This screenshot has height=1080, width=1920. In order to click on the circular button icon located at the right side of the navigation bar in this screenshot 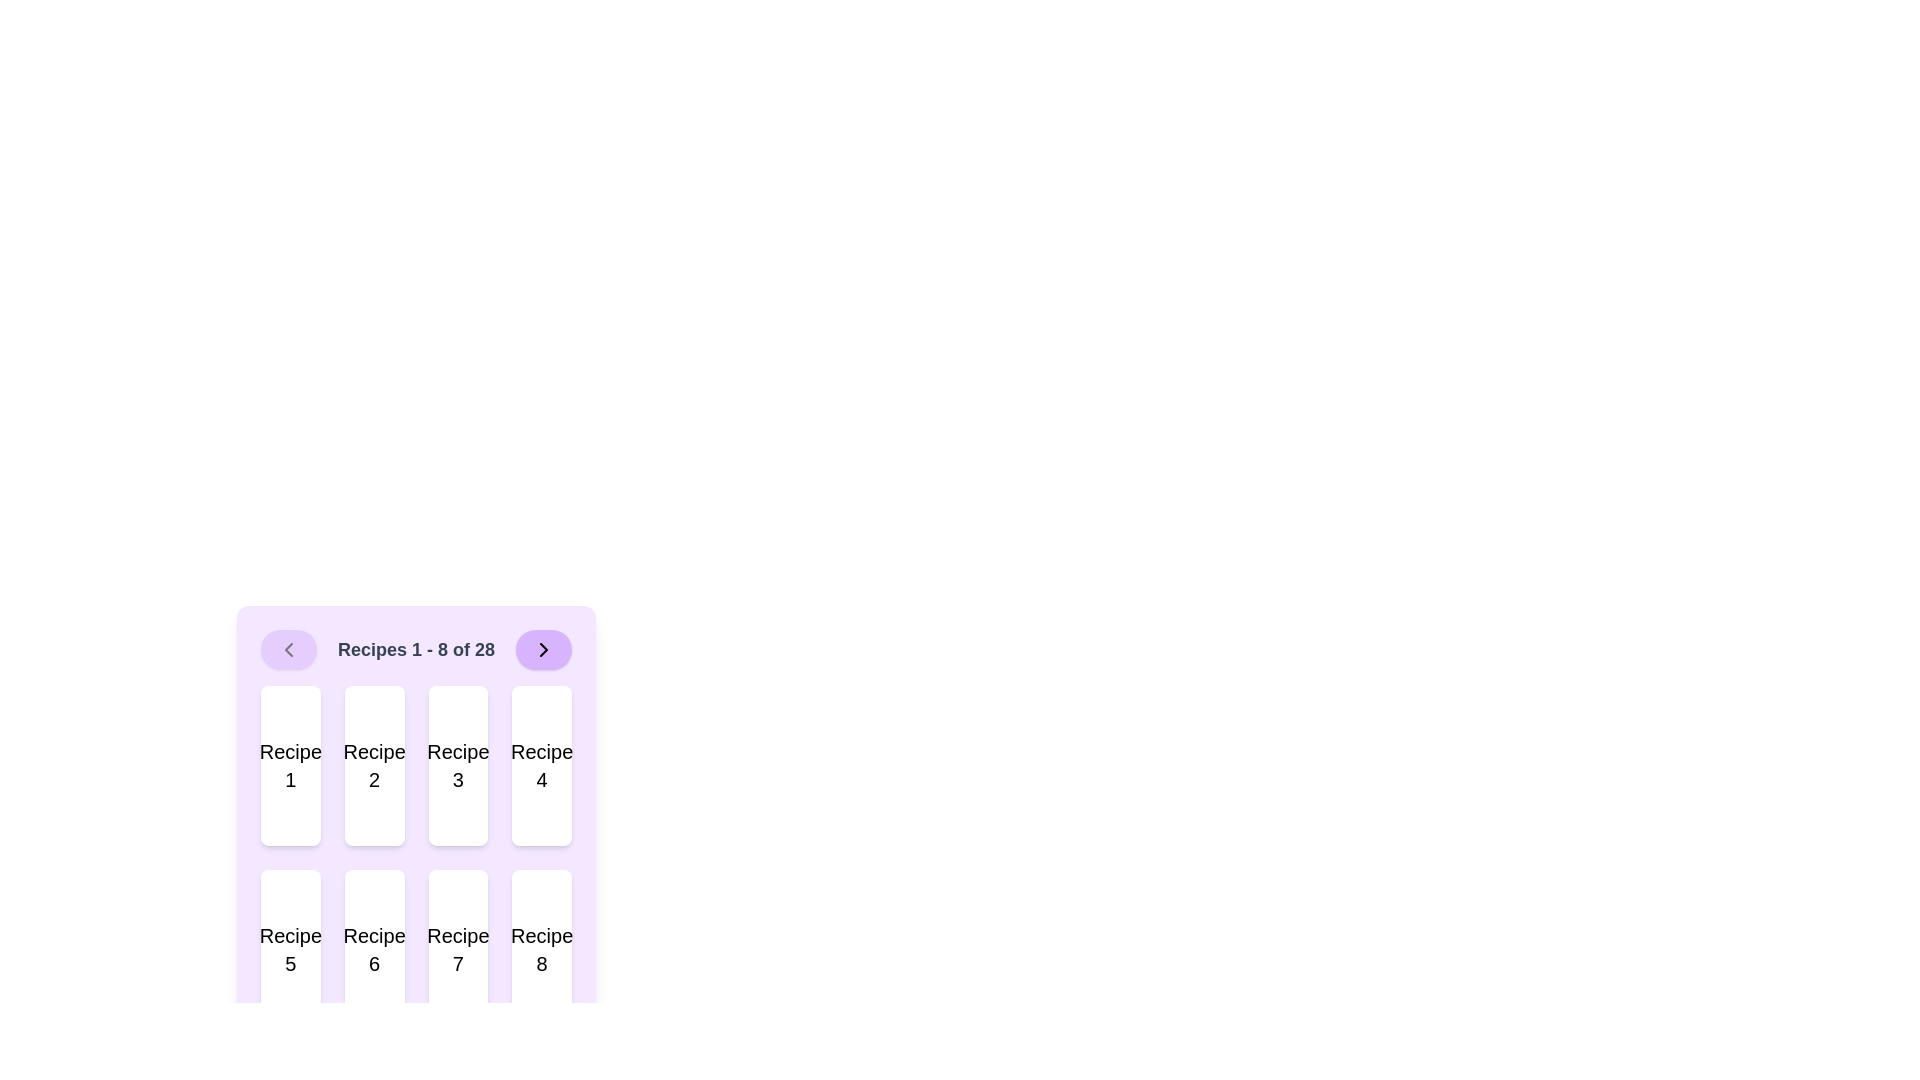, I will do `click(543, 650)`.